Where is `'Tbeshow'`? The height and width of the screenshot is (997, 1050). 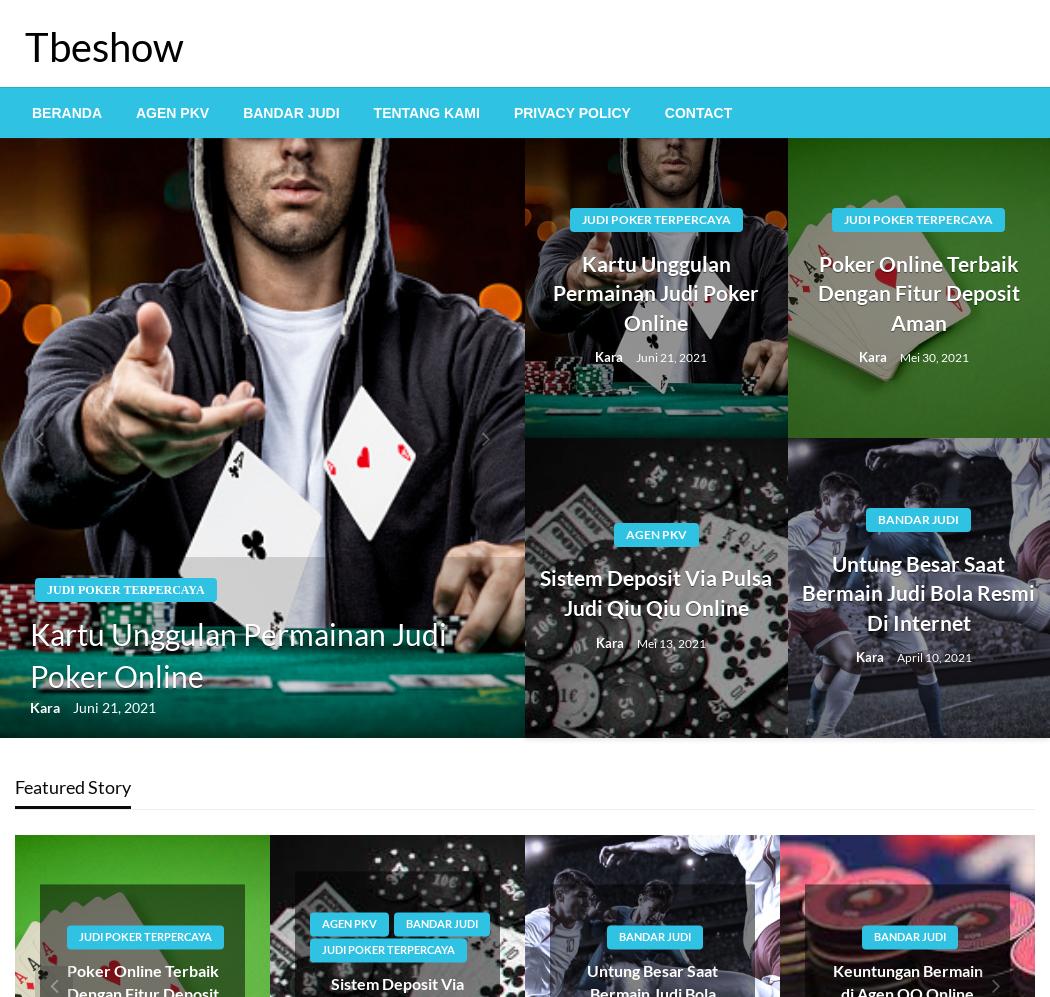
'Tbeshow' is located at coordinates (104, 45).